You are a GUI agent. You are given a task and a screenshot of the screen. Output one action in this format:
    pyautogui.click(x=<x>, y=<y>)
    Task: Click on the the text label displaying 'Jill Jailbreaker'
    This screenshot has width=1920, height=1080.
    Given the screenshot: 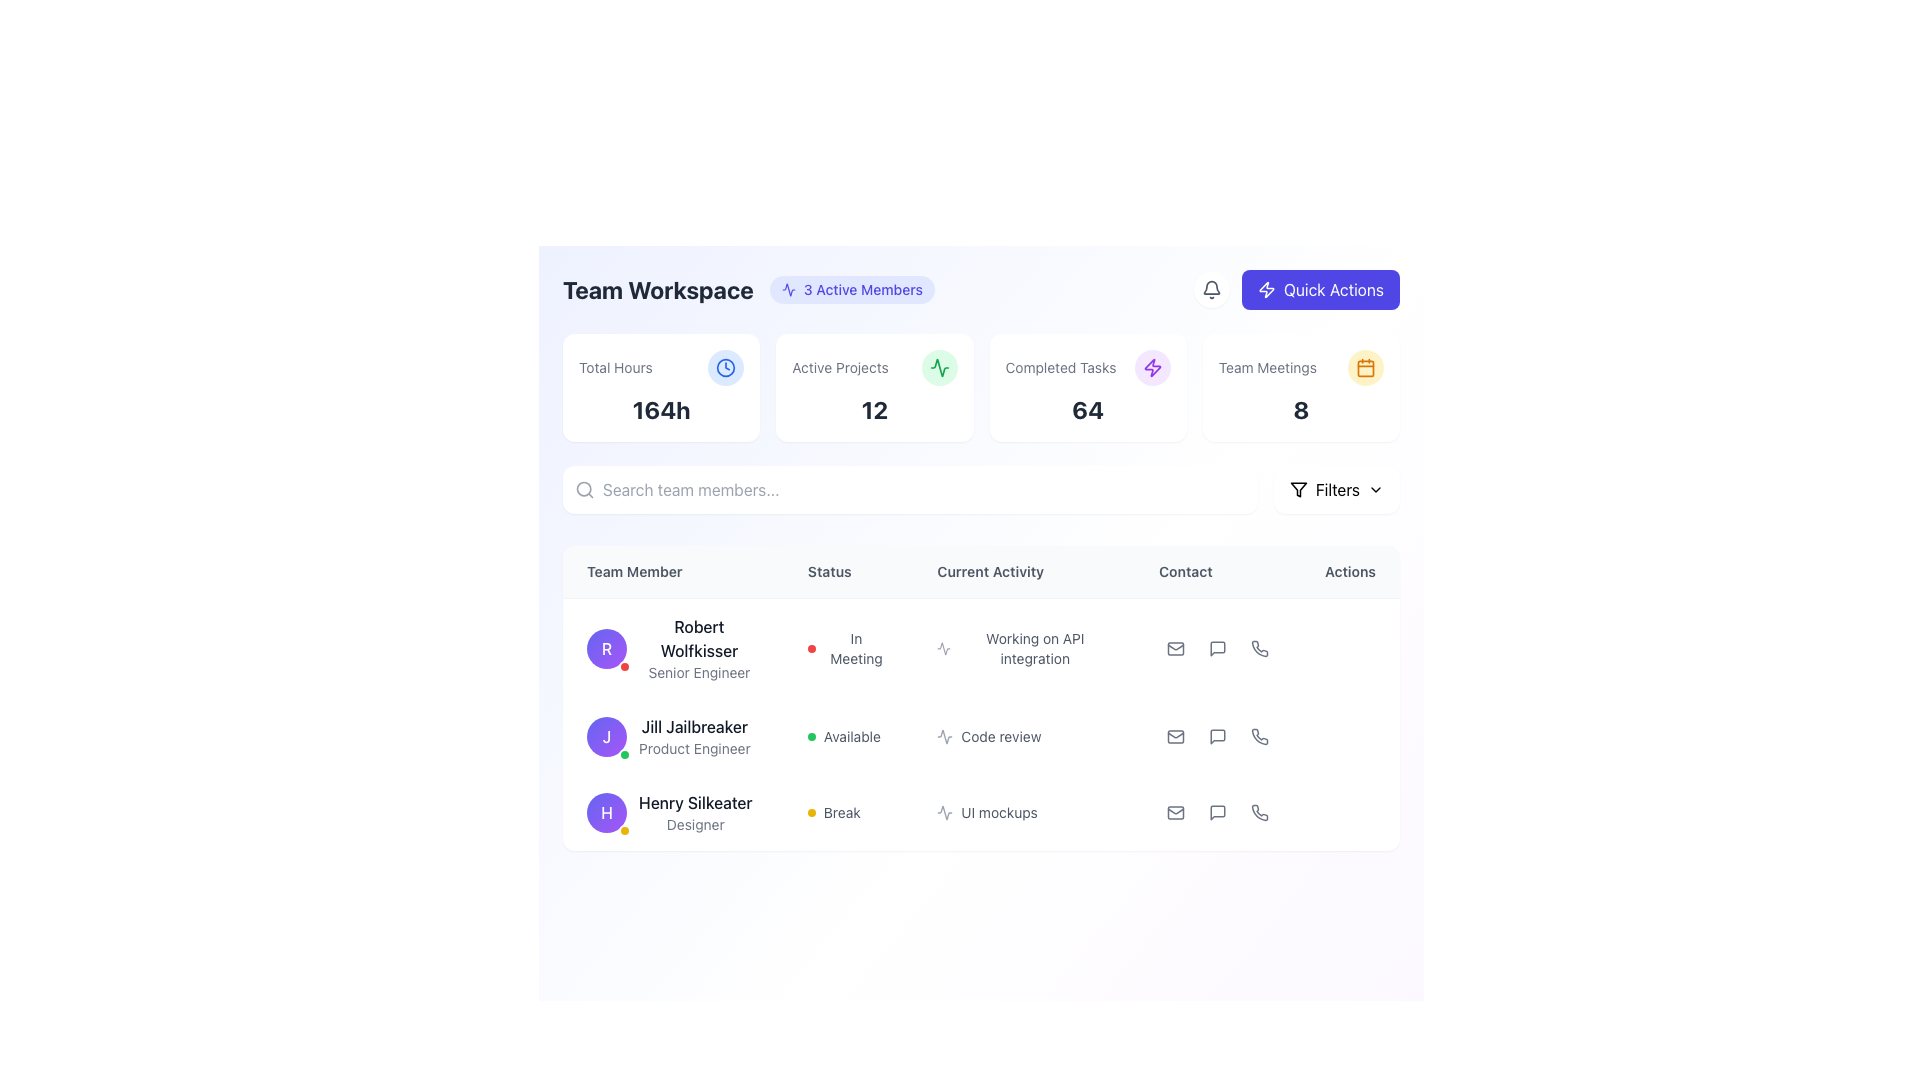 What is the action you would take?
    pyautogui.click(x=694, y=726)
    